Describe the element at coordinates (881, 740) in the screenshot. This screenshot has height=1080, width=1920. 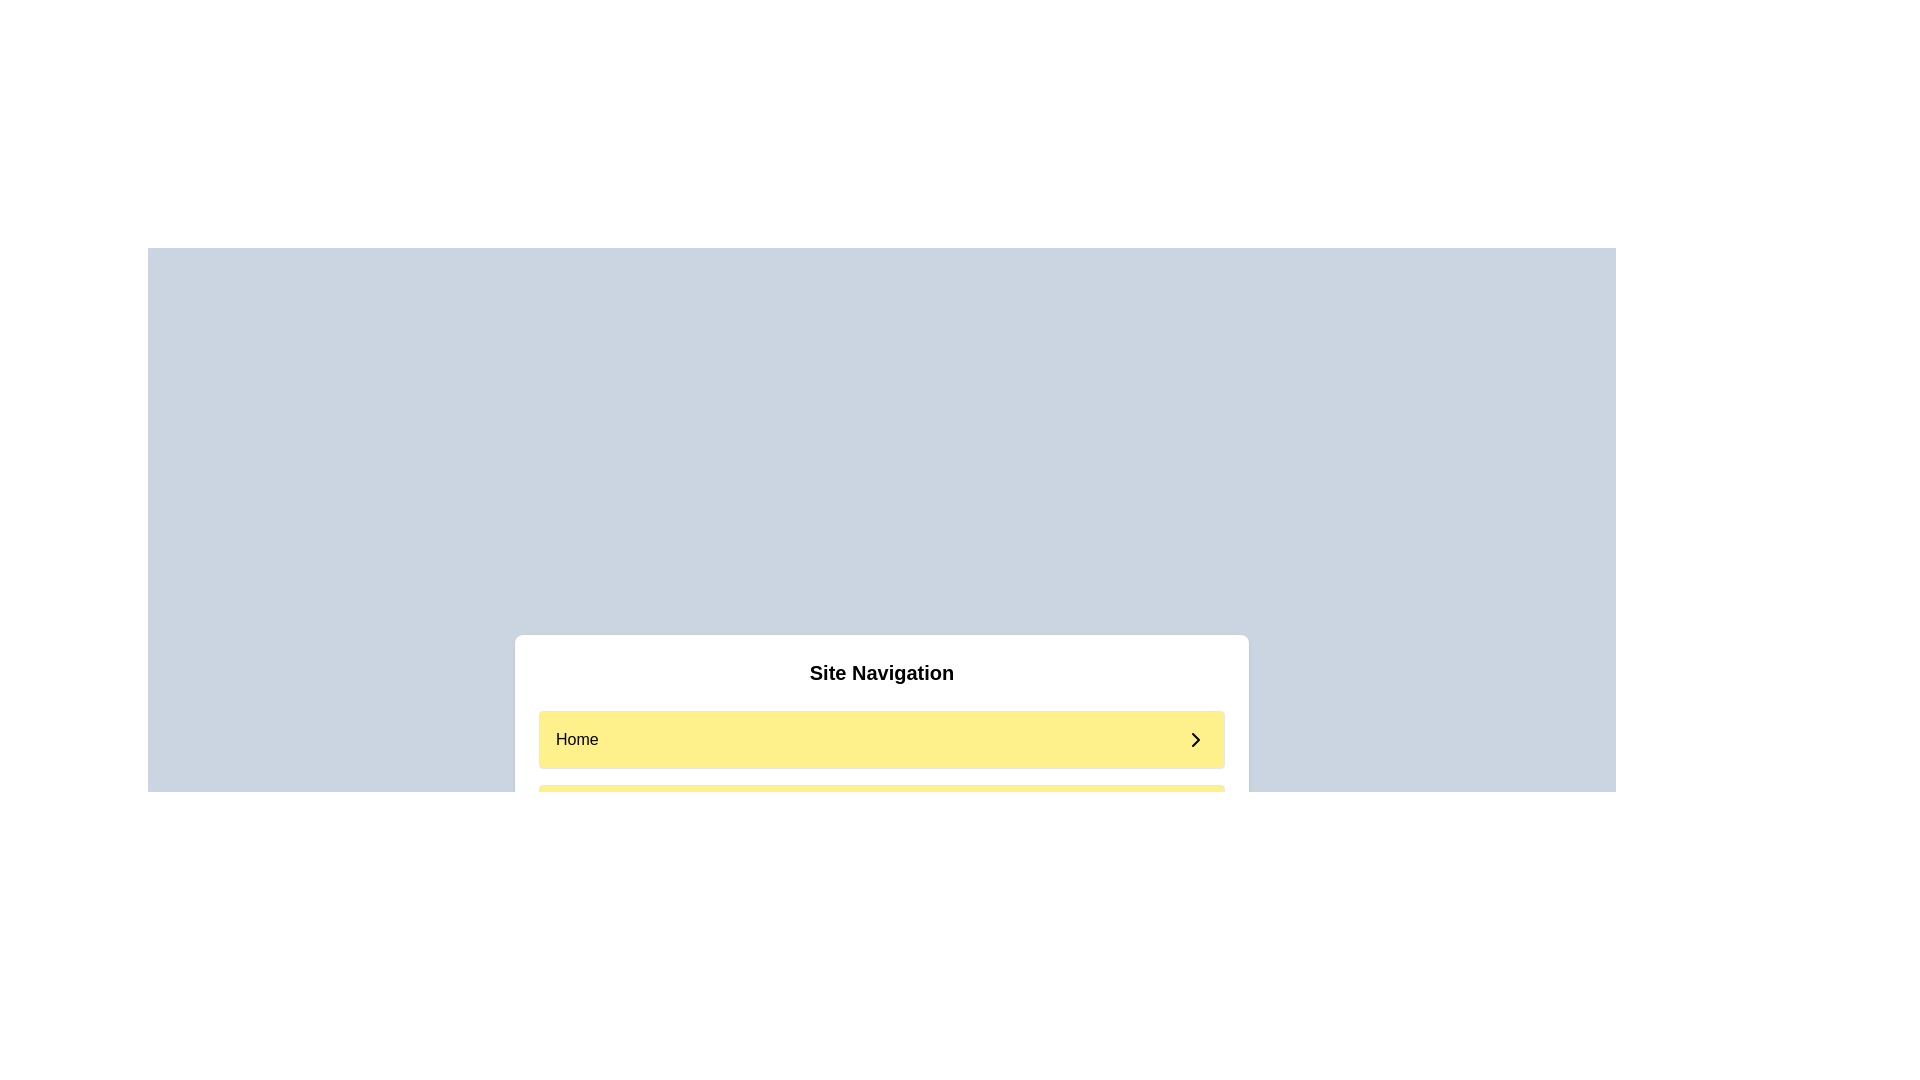
I see `the menu item Home to select it` at that location.